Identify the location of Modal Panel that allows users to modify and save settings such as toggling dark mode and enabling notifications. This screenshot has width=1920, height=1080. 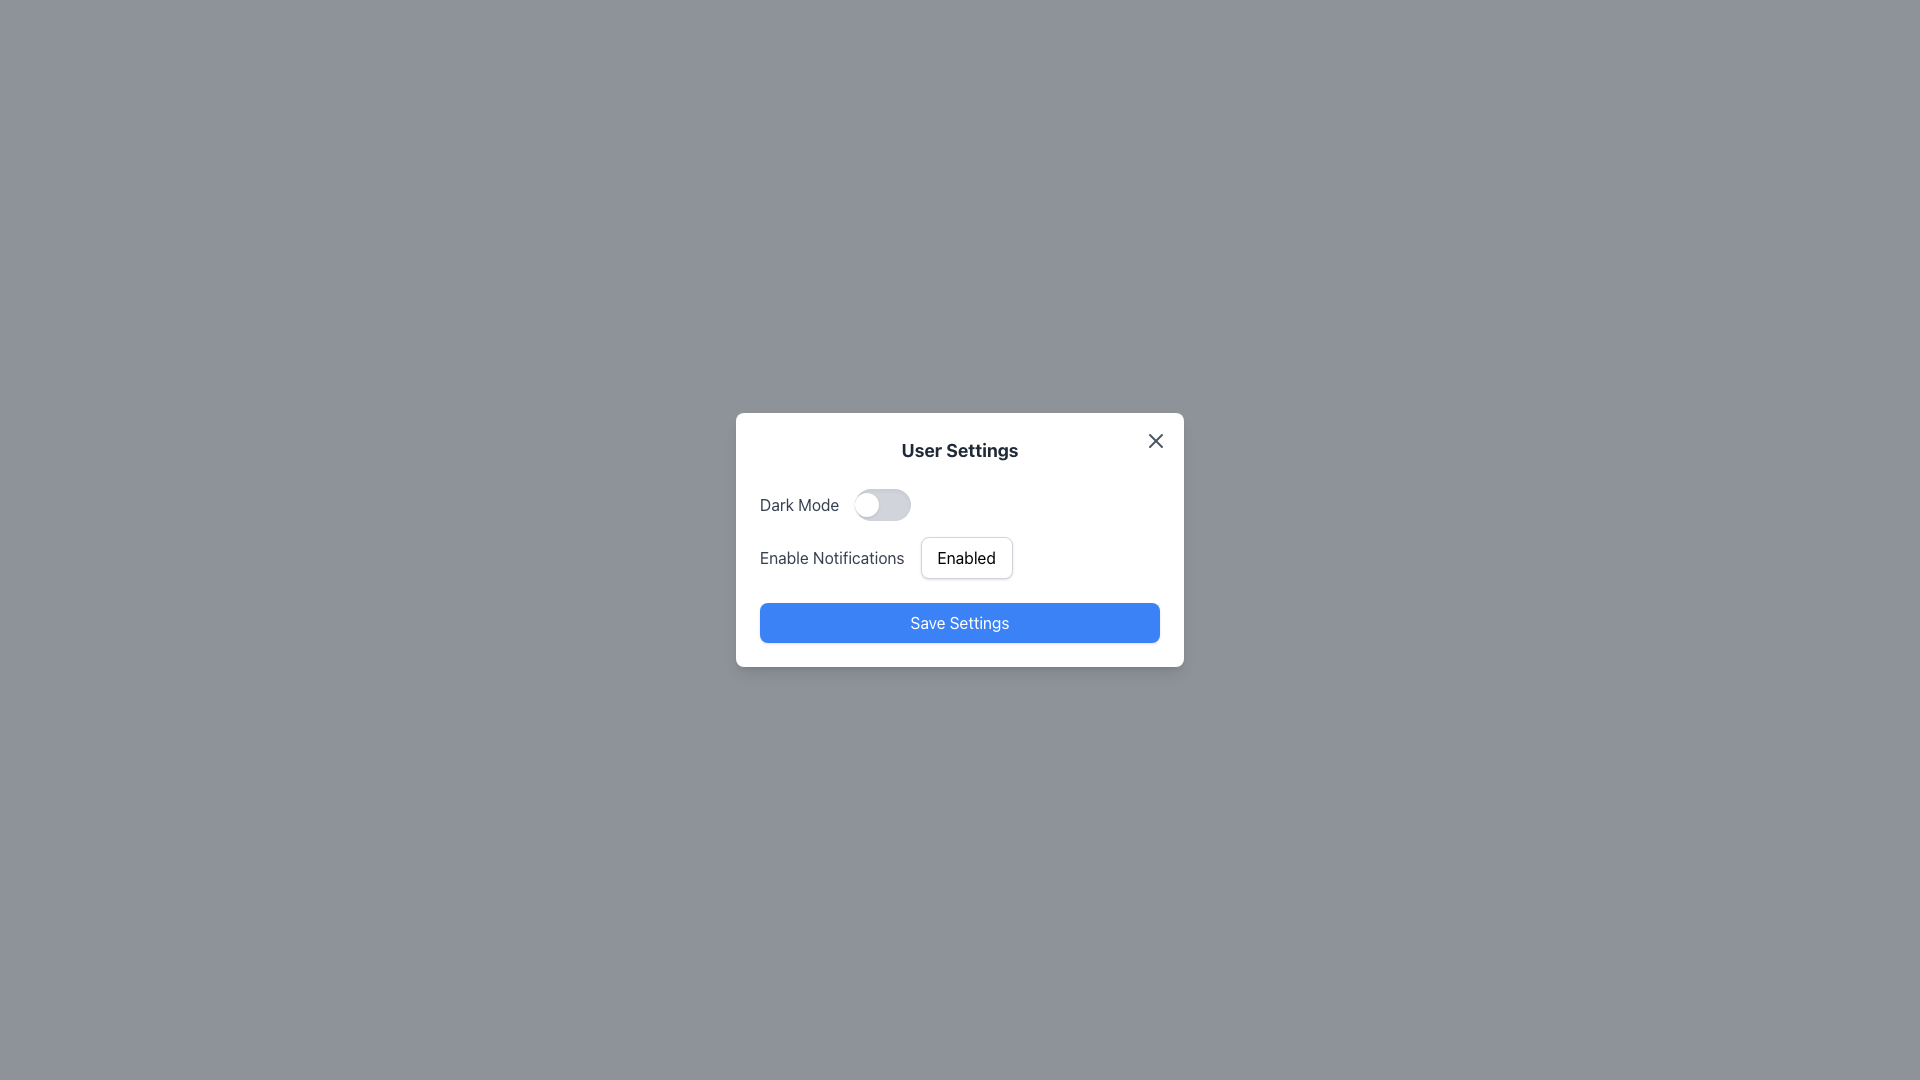
(960, 540).